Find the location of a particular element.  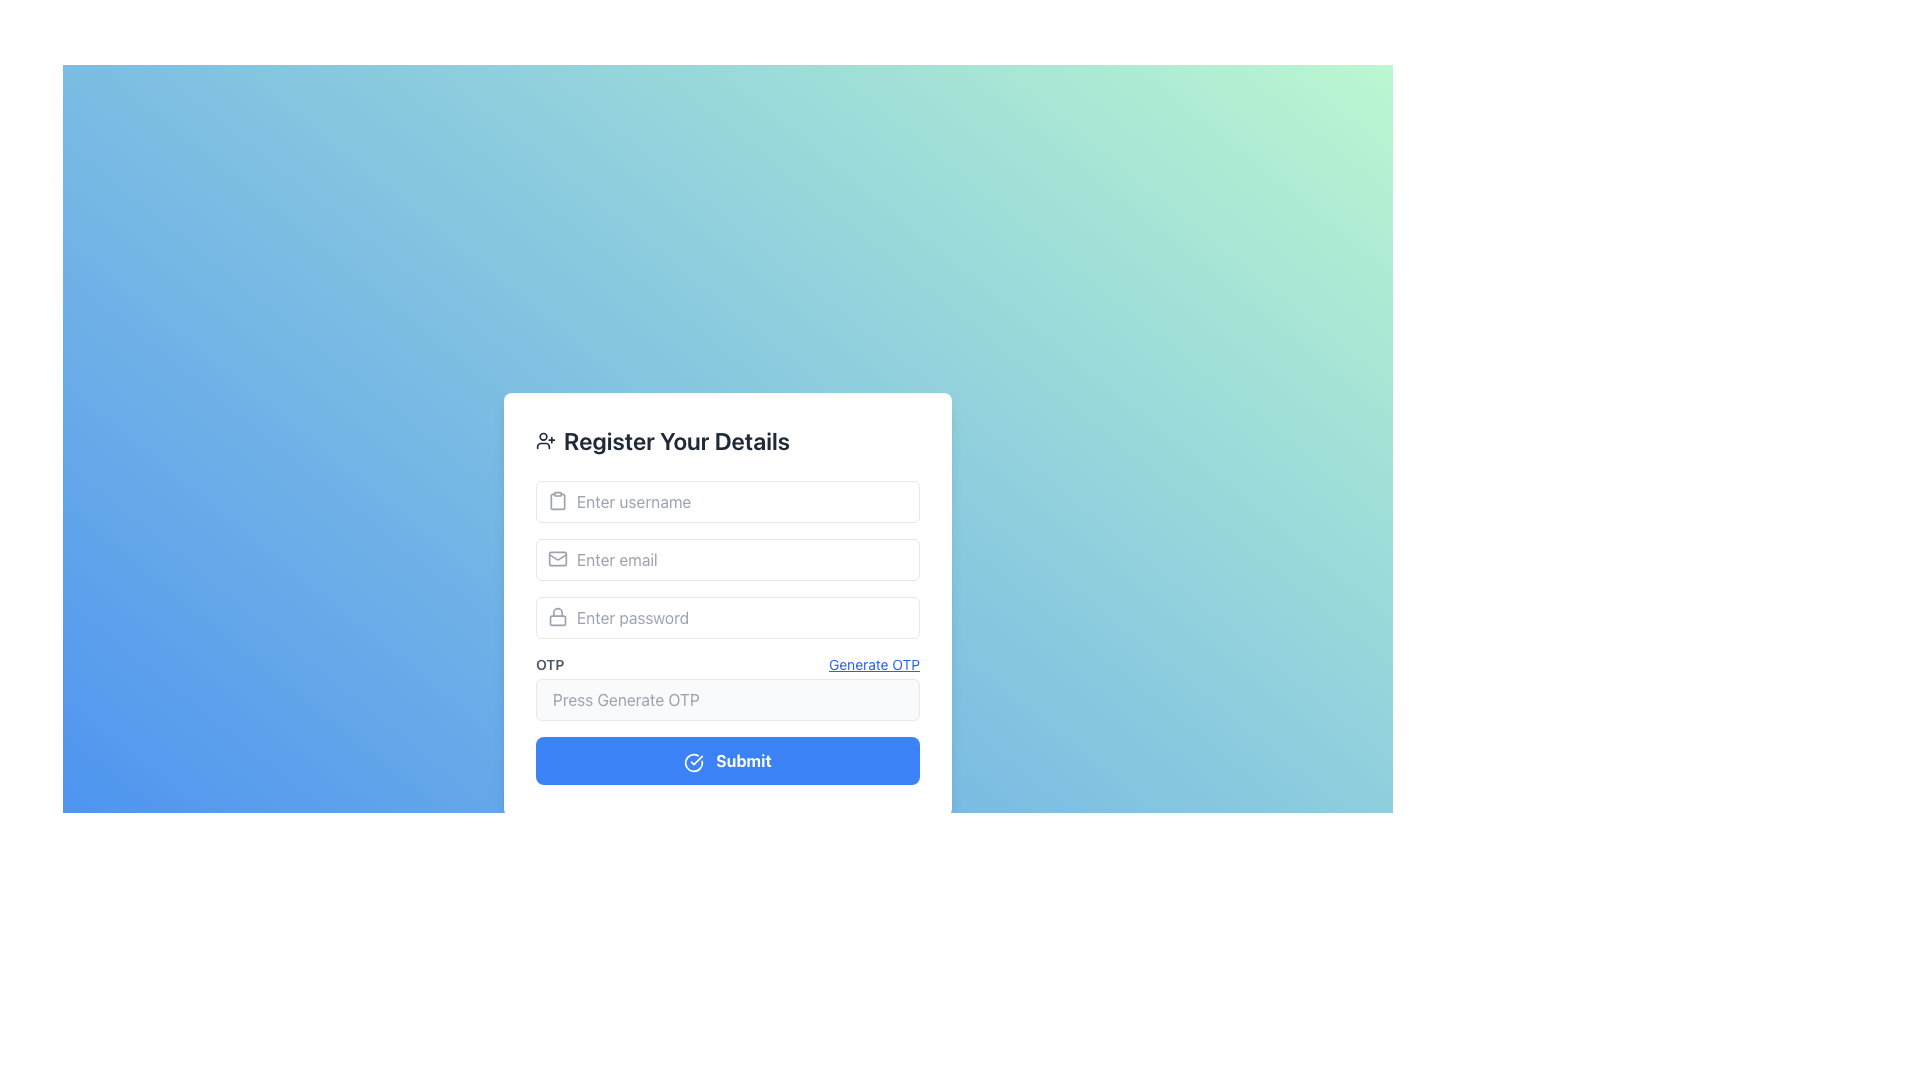

the decorative clipboard icon located to the left of the username input box, which features a minimalistic design with thin, soft-gray strokes is located at coordinates (557, 500).